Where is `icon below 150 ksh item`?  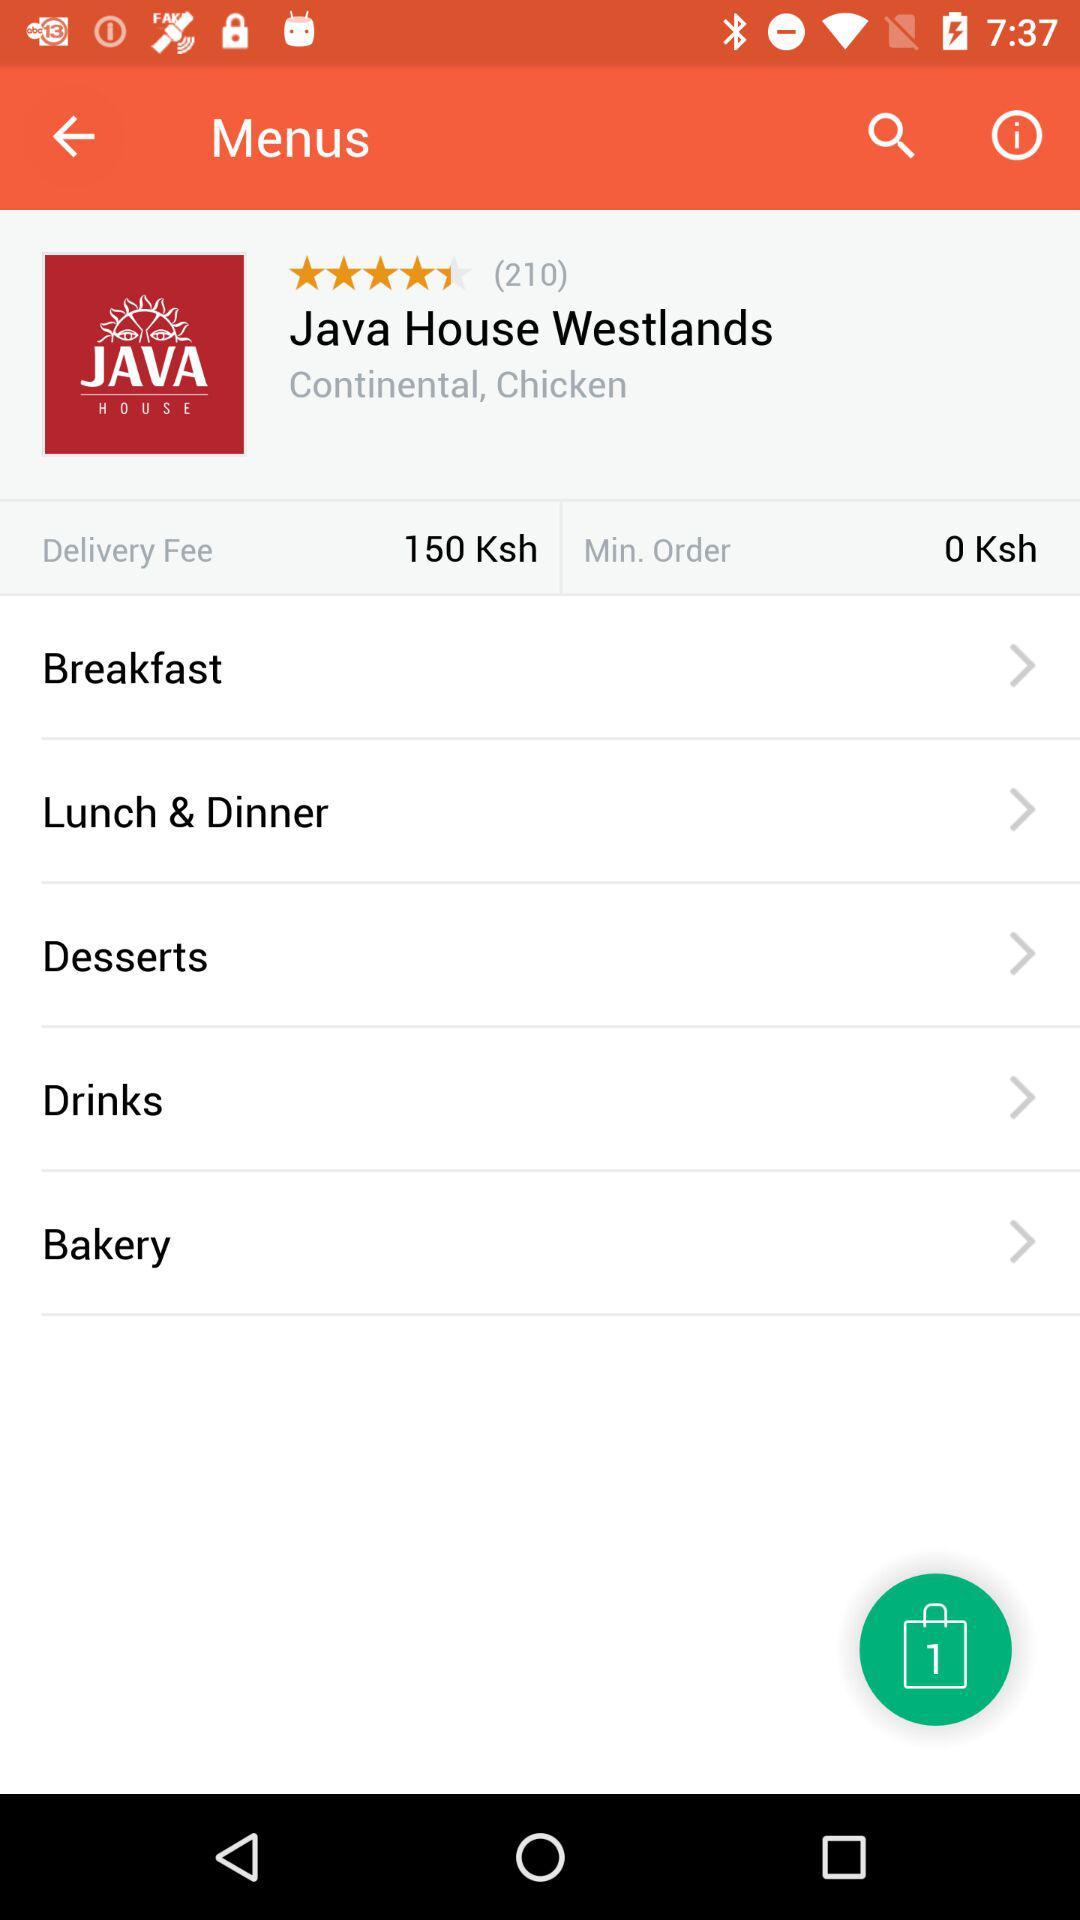 icon below 150 ksh item is located at coordinates (540, 593).